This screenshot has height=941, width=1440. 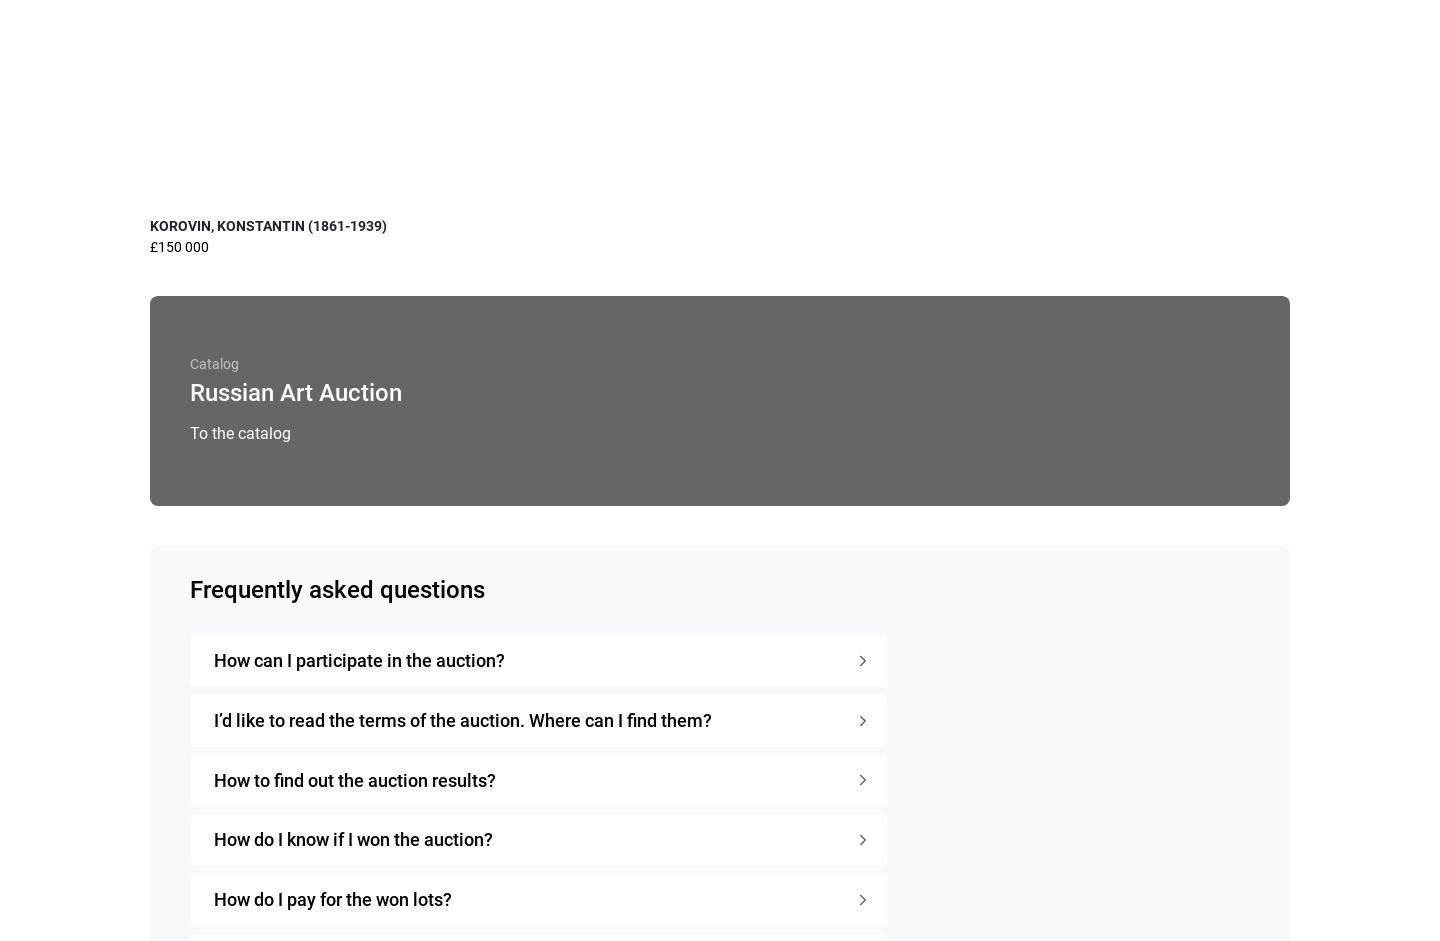 I want to click on 'How can I participate in the auction?', so click(x=359, y=658).